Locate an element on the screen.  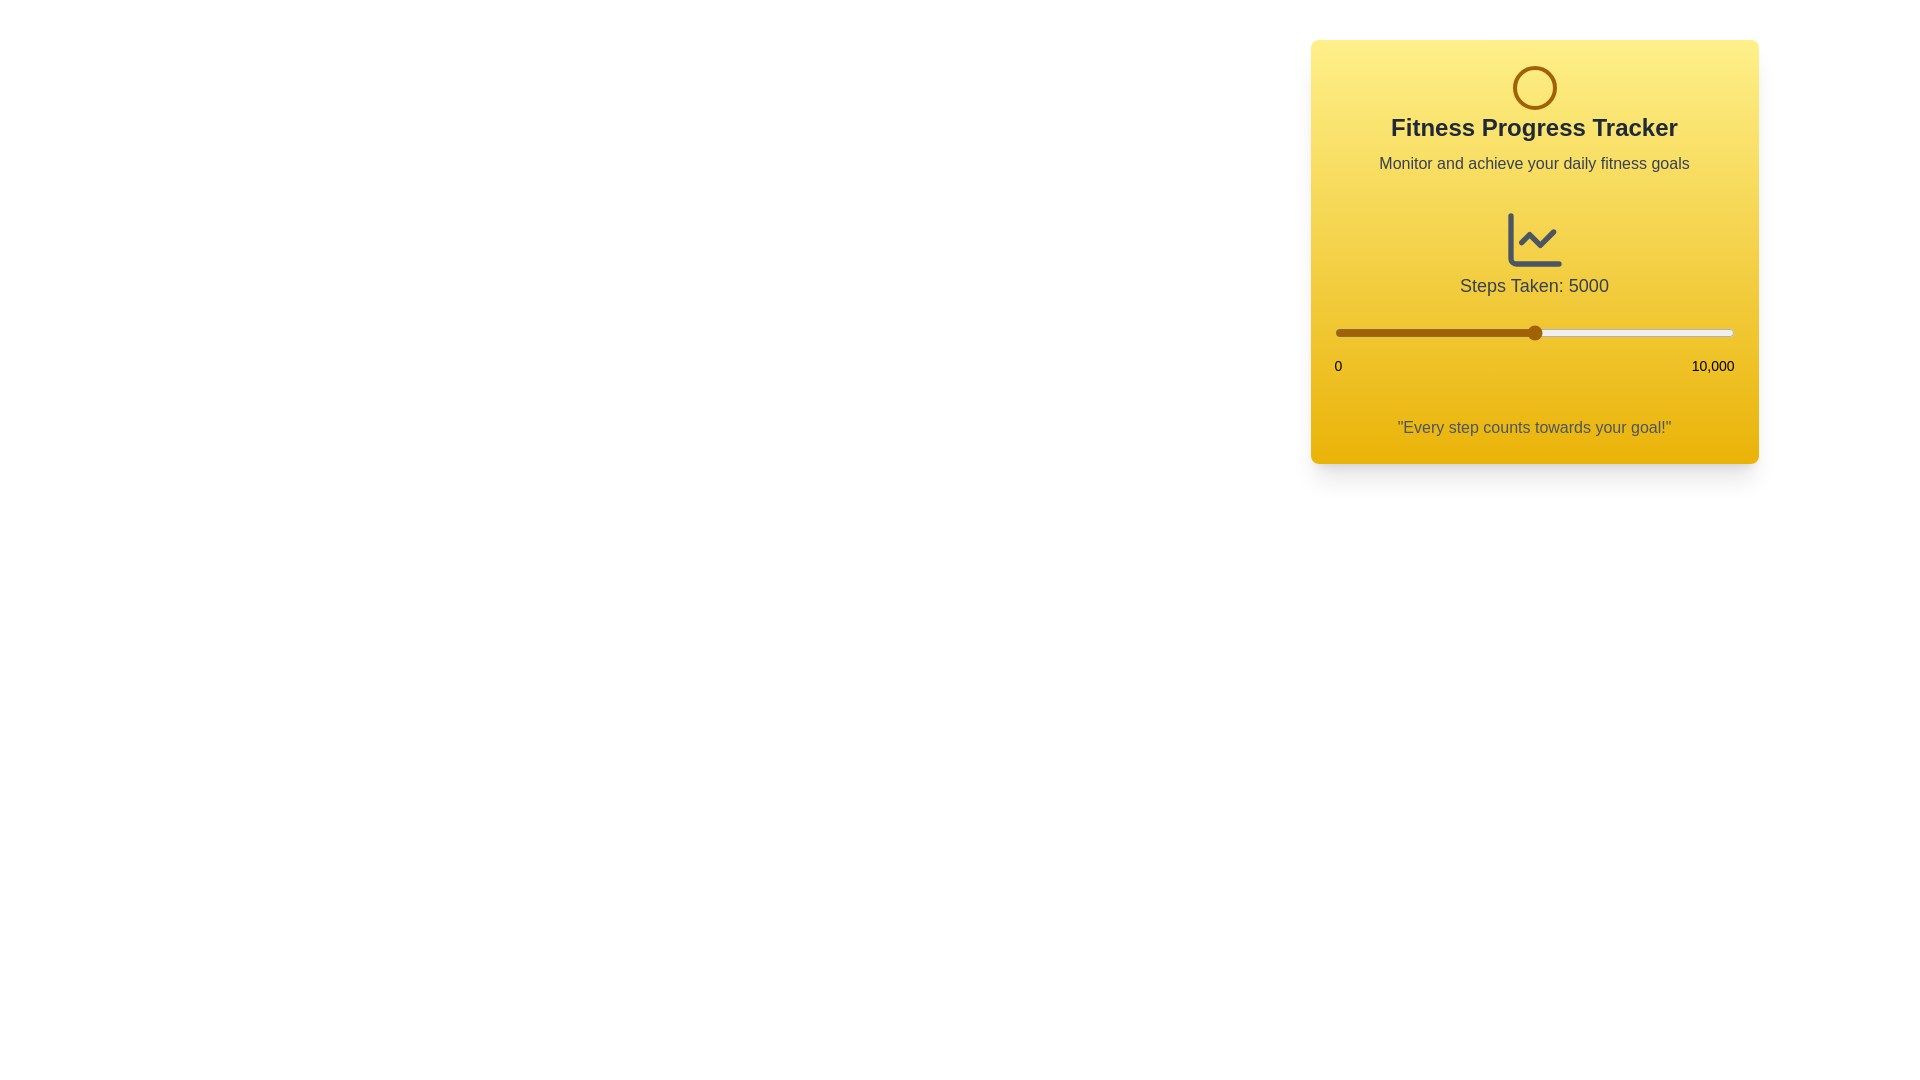
the step count to 9813 using the slider is located at coordinates (1726, 331).